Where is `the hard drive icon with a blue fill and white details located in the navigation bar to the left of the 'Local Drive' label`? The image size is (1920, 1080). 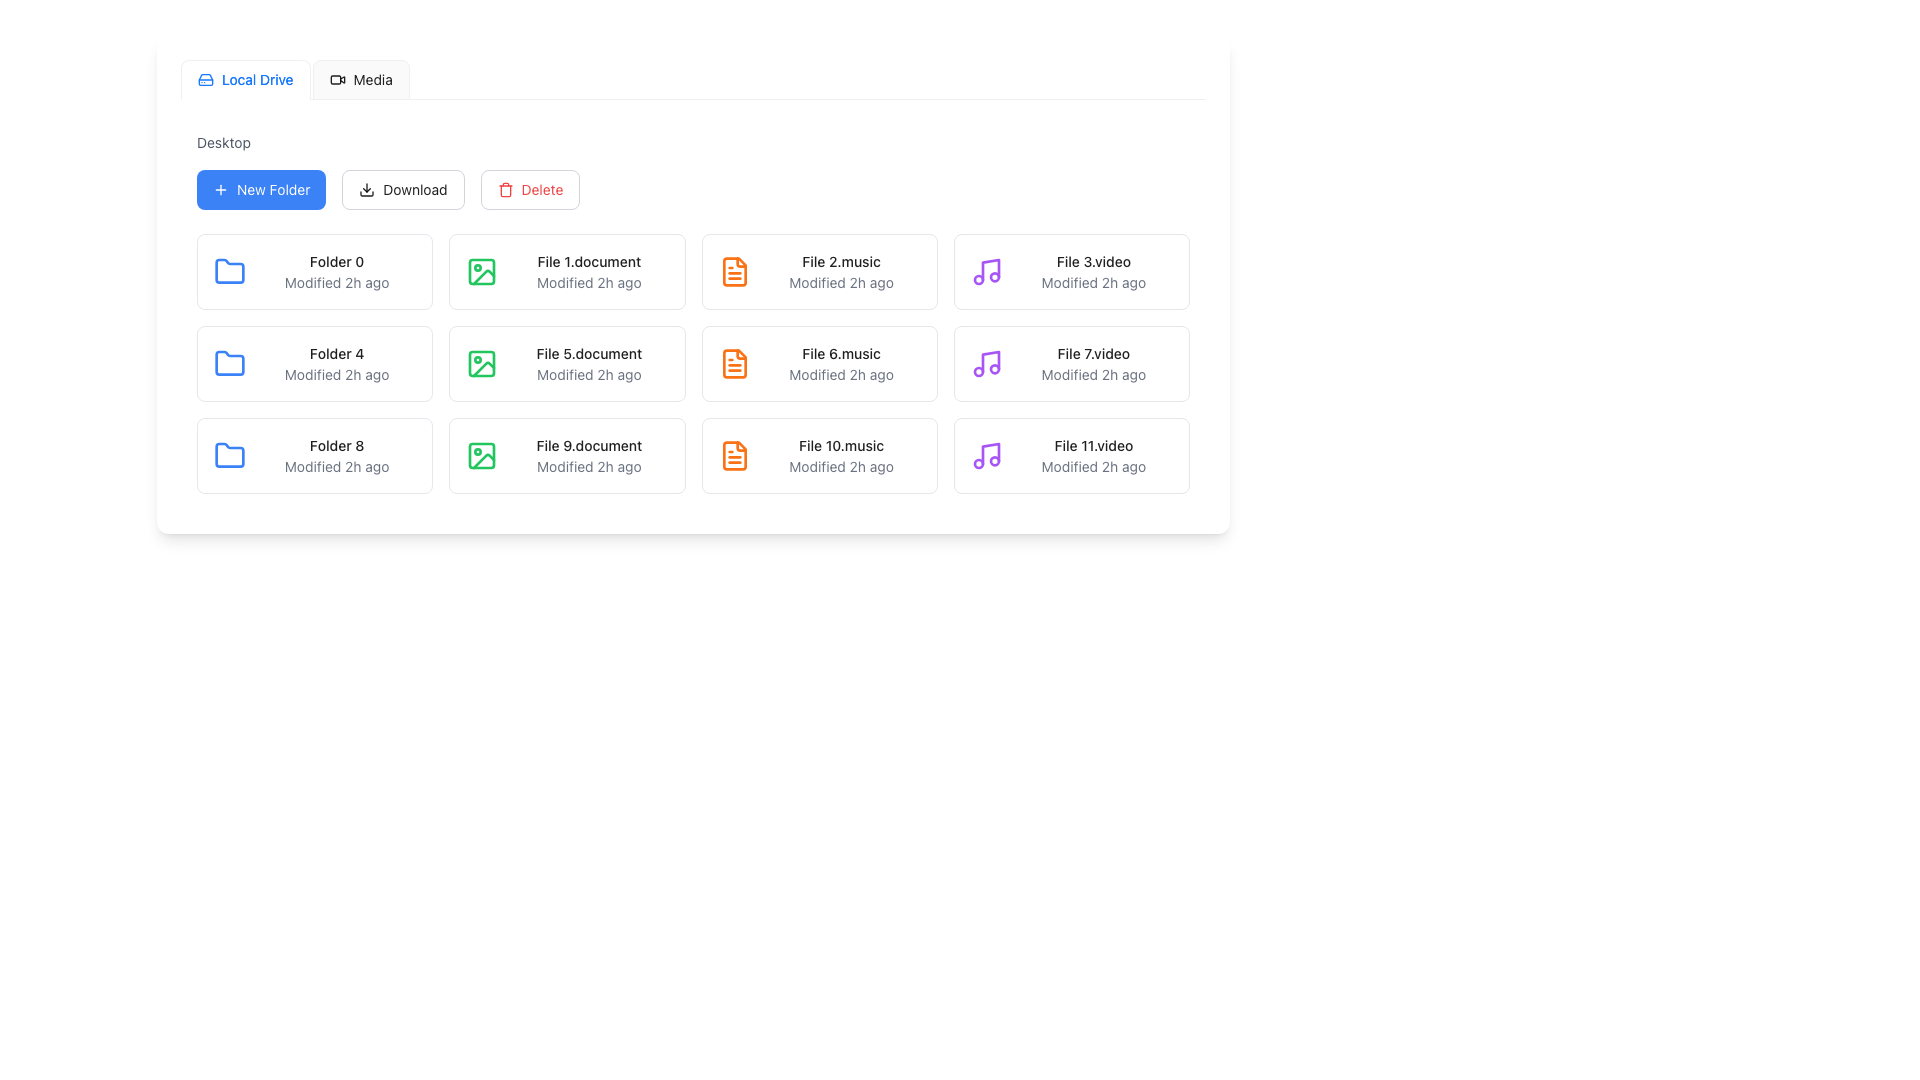
the hard drive icon with a blue fill and white details located in the navigation bar to the left of the 'Local Drive' label is located at coordinates (206, 79).